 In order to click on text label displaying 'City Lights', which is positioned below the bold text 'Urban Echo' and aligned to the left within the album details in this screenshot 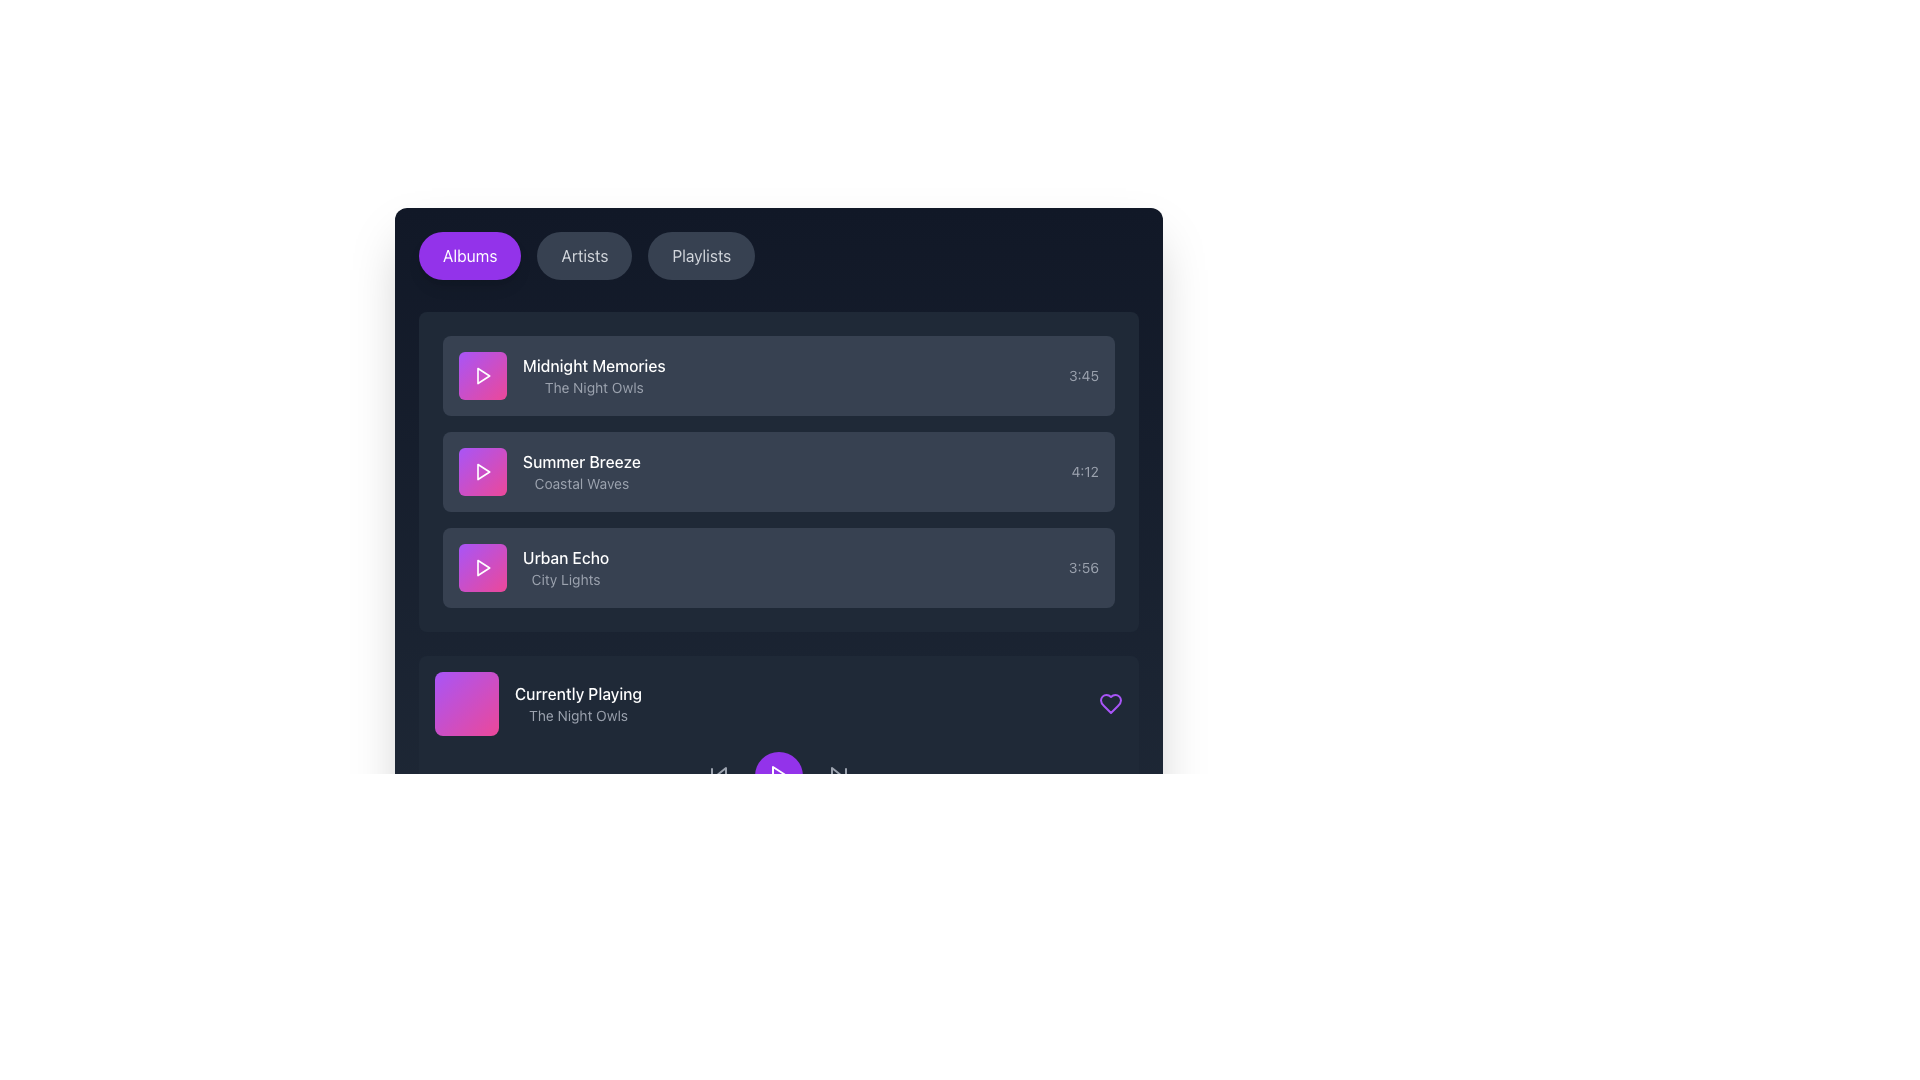, I will do `click(565, 579)`.